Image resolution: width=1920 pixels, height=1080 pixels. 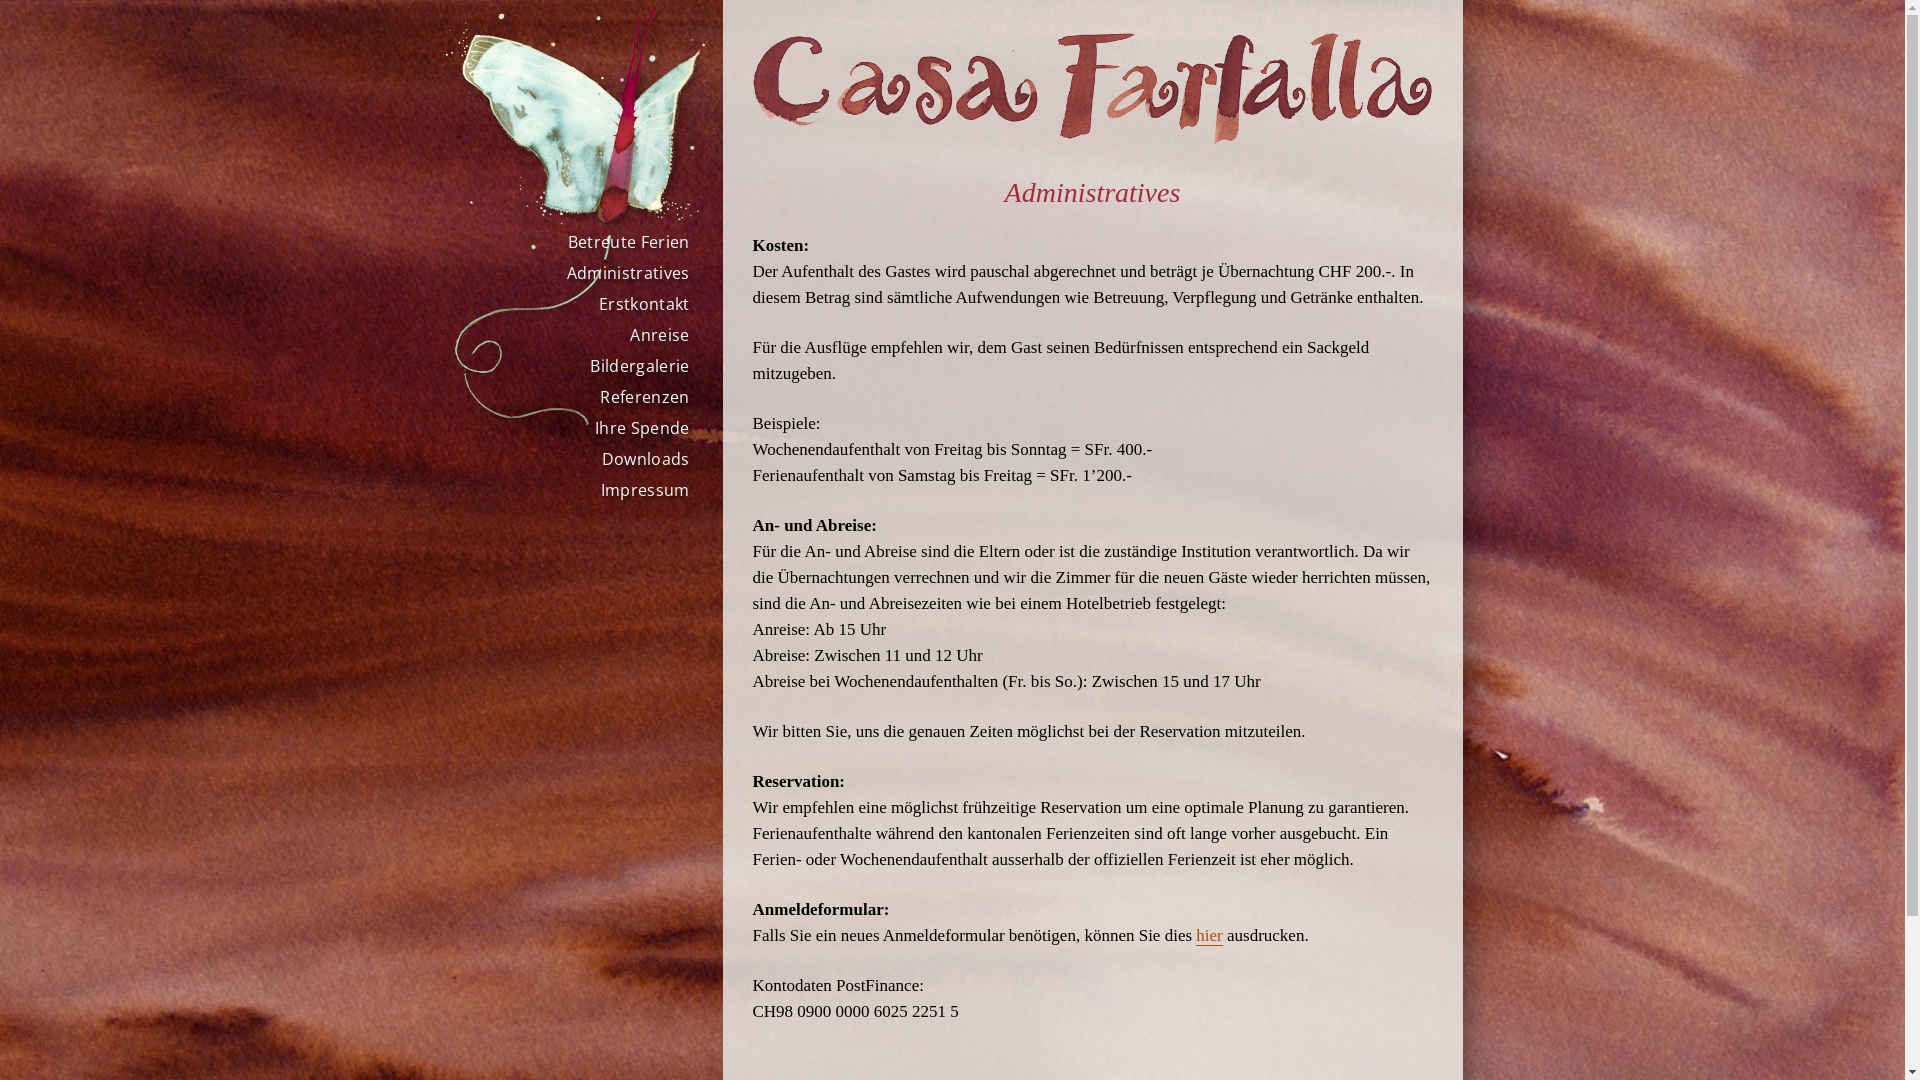 What do you see at coordinates (646, 459) in the screenshot?
I see `'Downloads'` at bounding box center [646, 459].